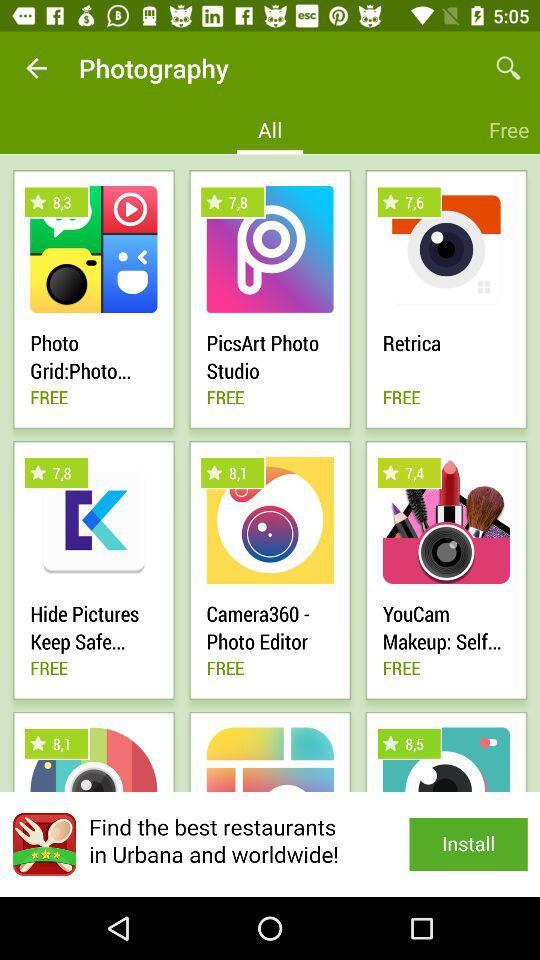 This screenshot has height=960, width=540. I want to click on install app, so click(270, 843).